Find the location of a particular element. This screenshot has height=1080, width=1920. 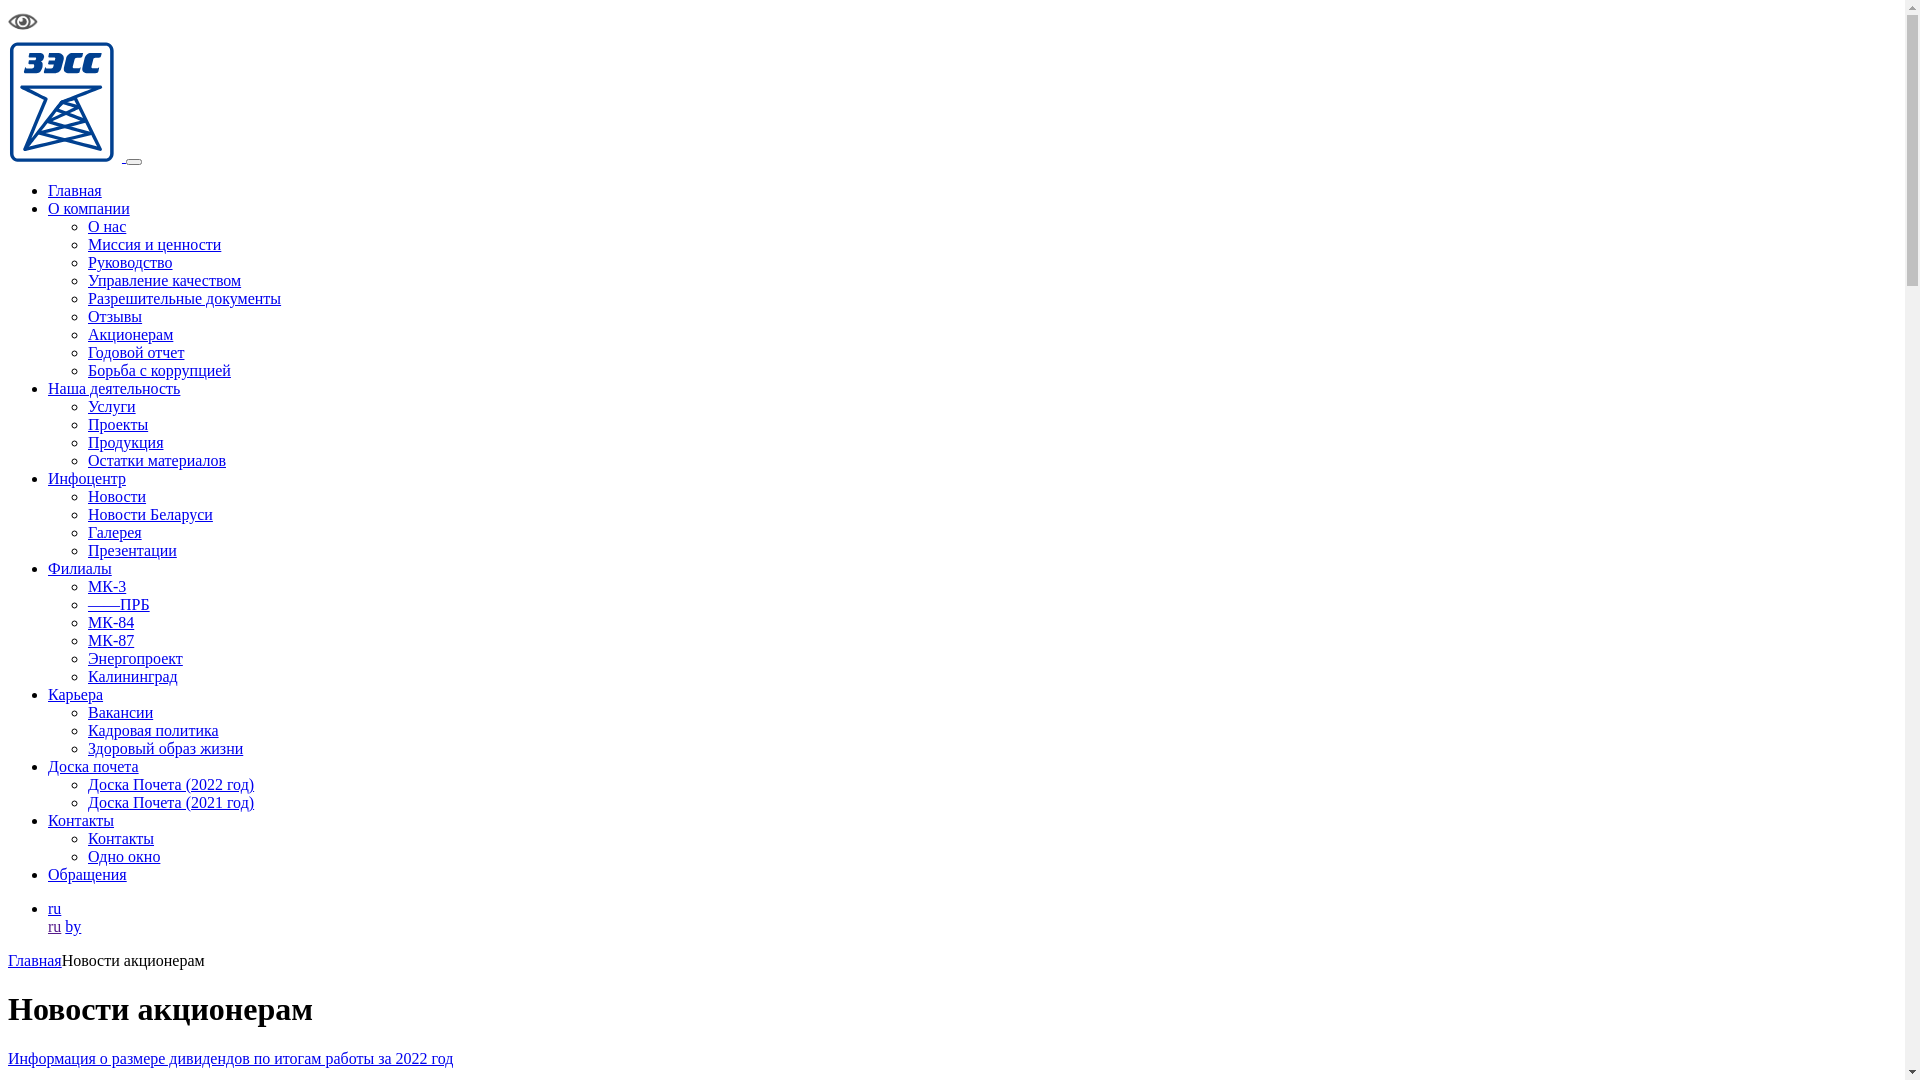

'ru' is located at coordinates (54, 908).